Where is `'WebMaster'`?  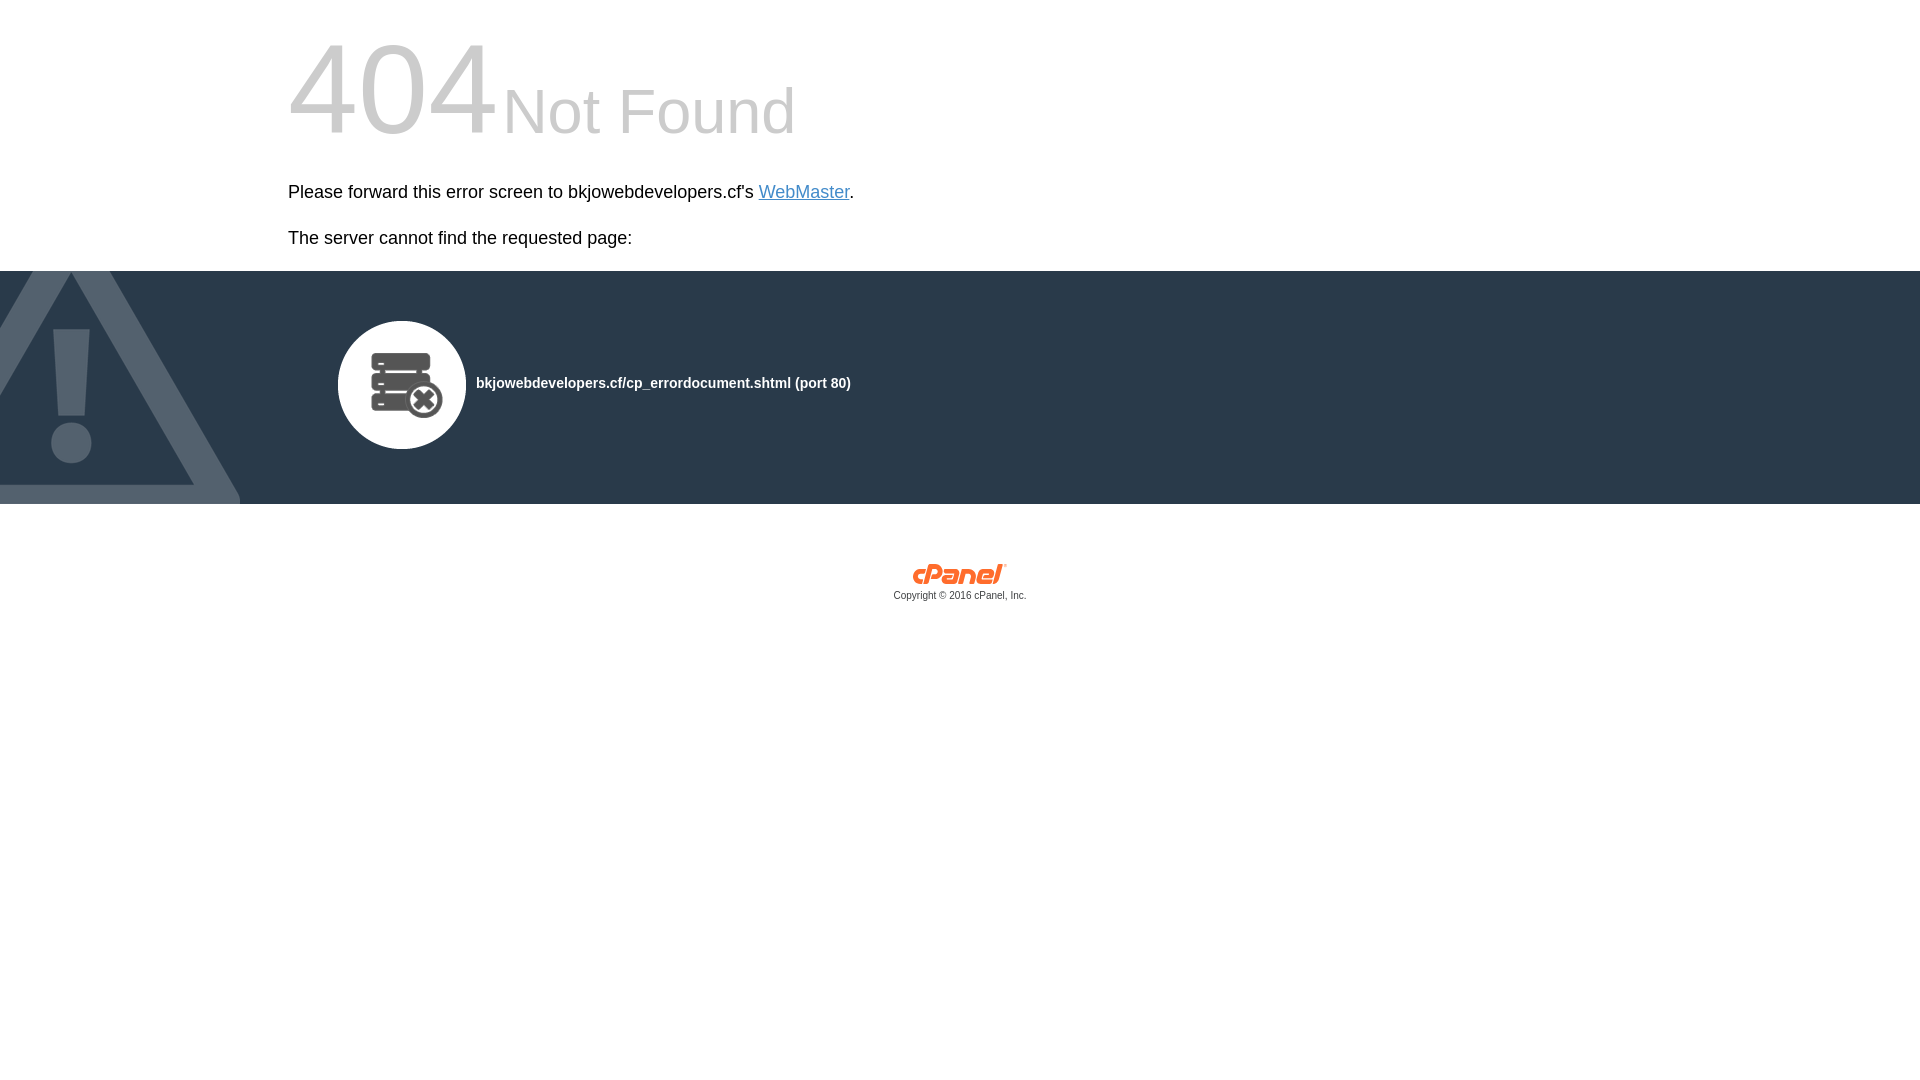
'WebMaster' is located at coordinates (804, 192).